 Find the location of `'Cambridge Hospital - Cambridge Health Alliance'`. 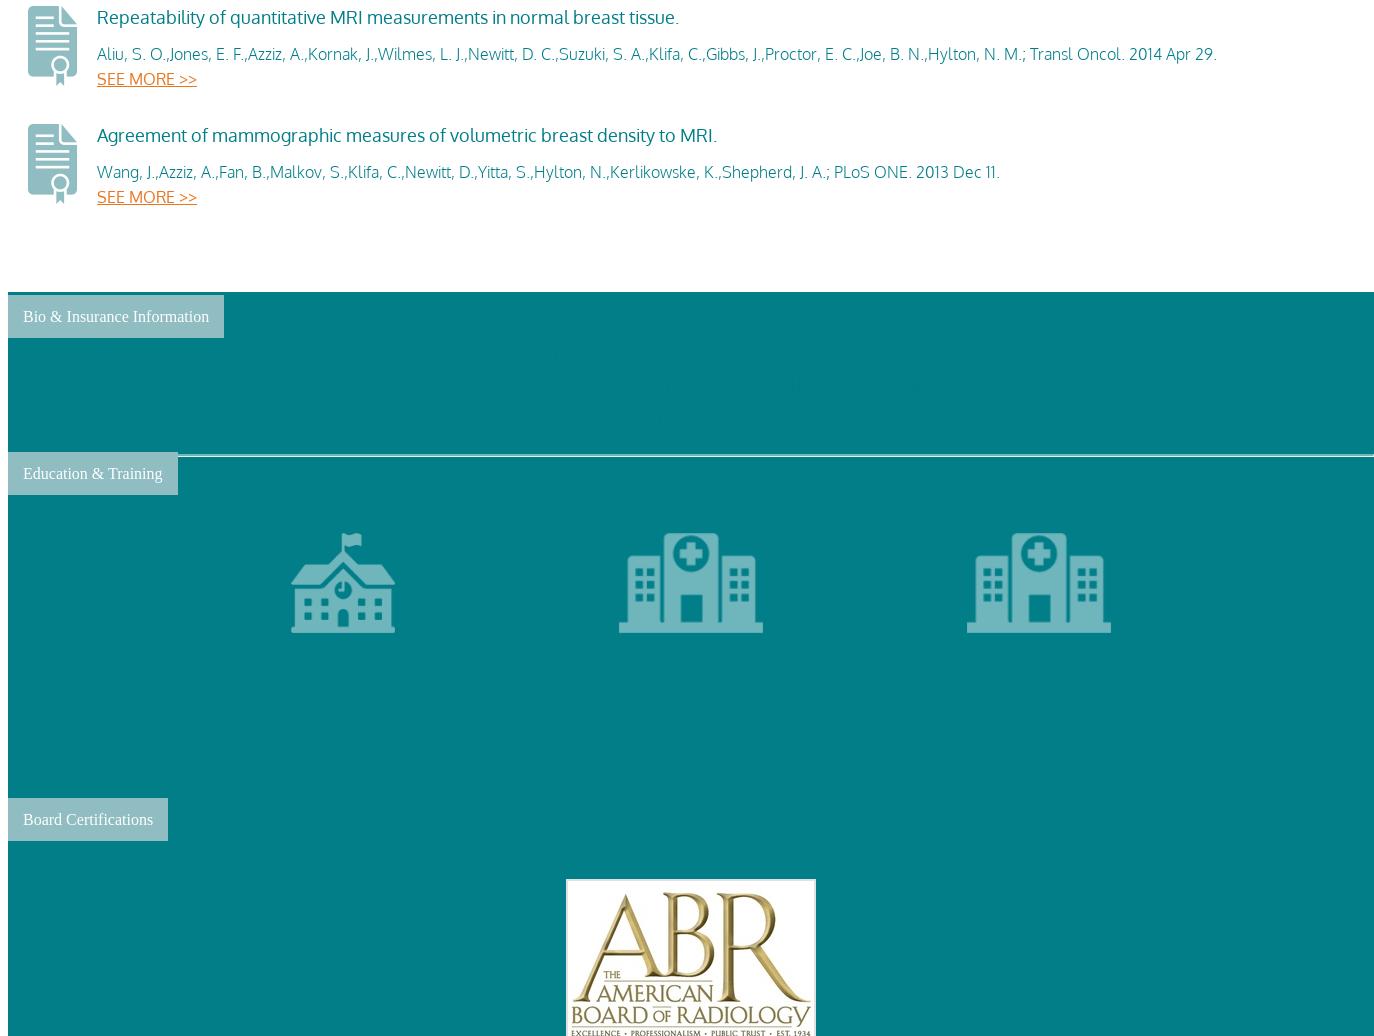

'Cambridge Hospital - Cambridge Health Alliance' is located at coordinates (689, 697).